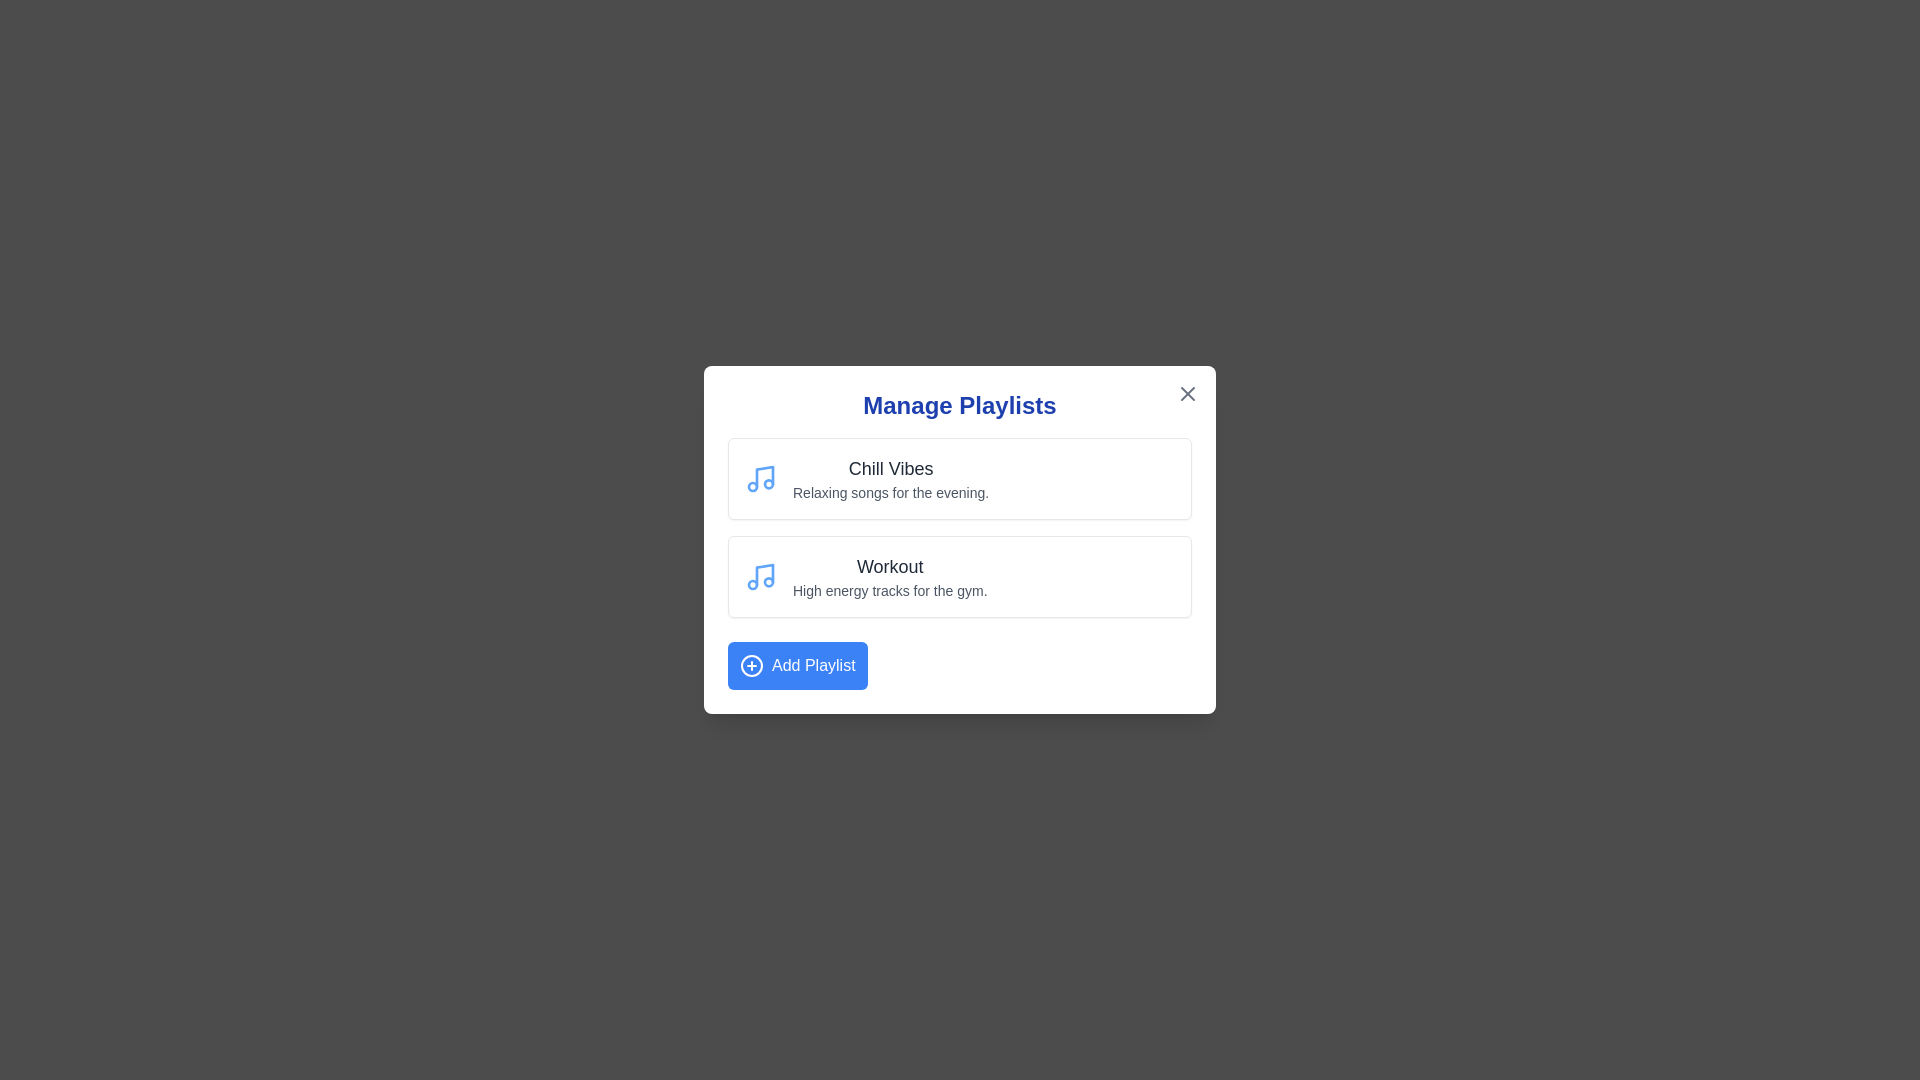 The width and height of the screenshot is (1920, 1080). Describe the element at coordinates (1188, 393) in the screenshot. I see `the close button located at the top-right corner of the modal window` at that location.